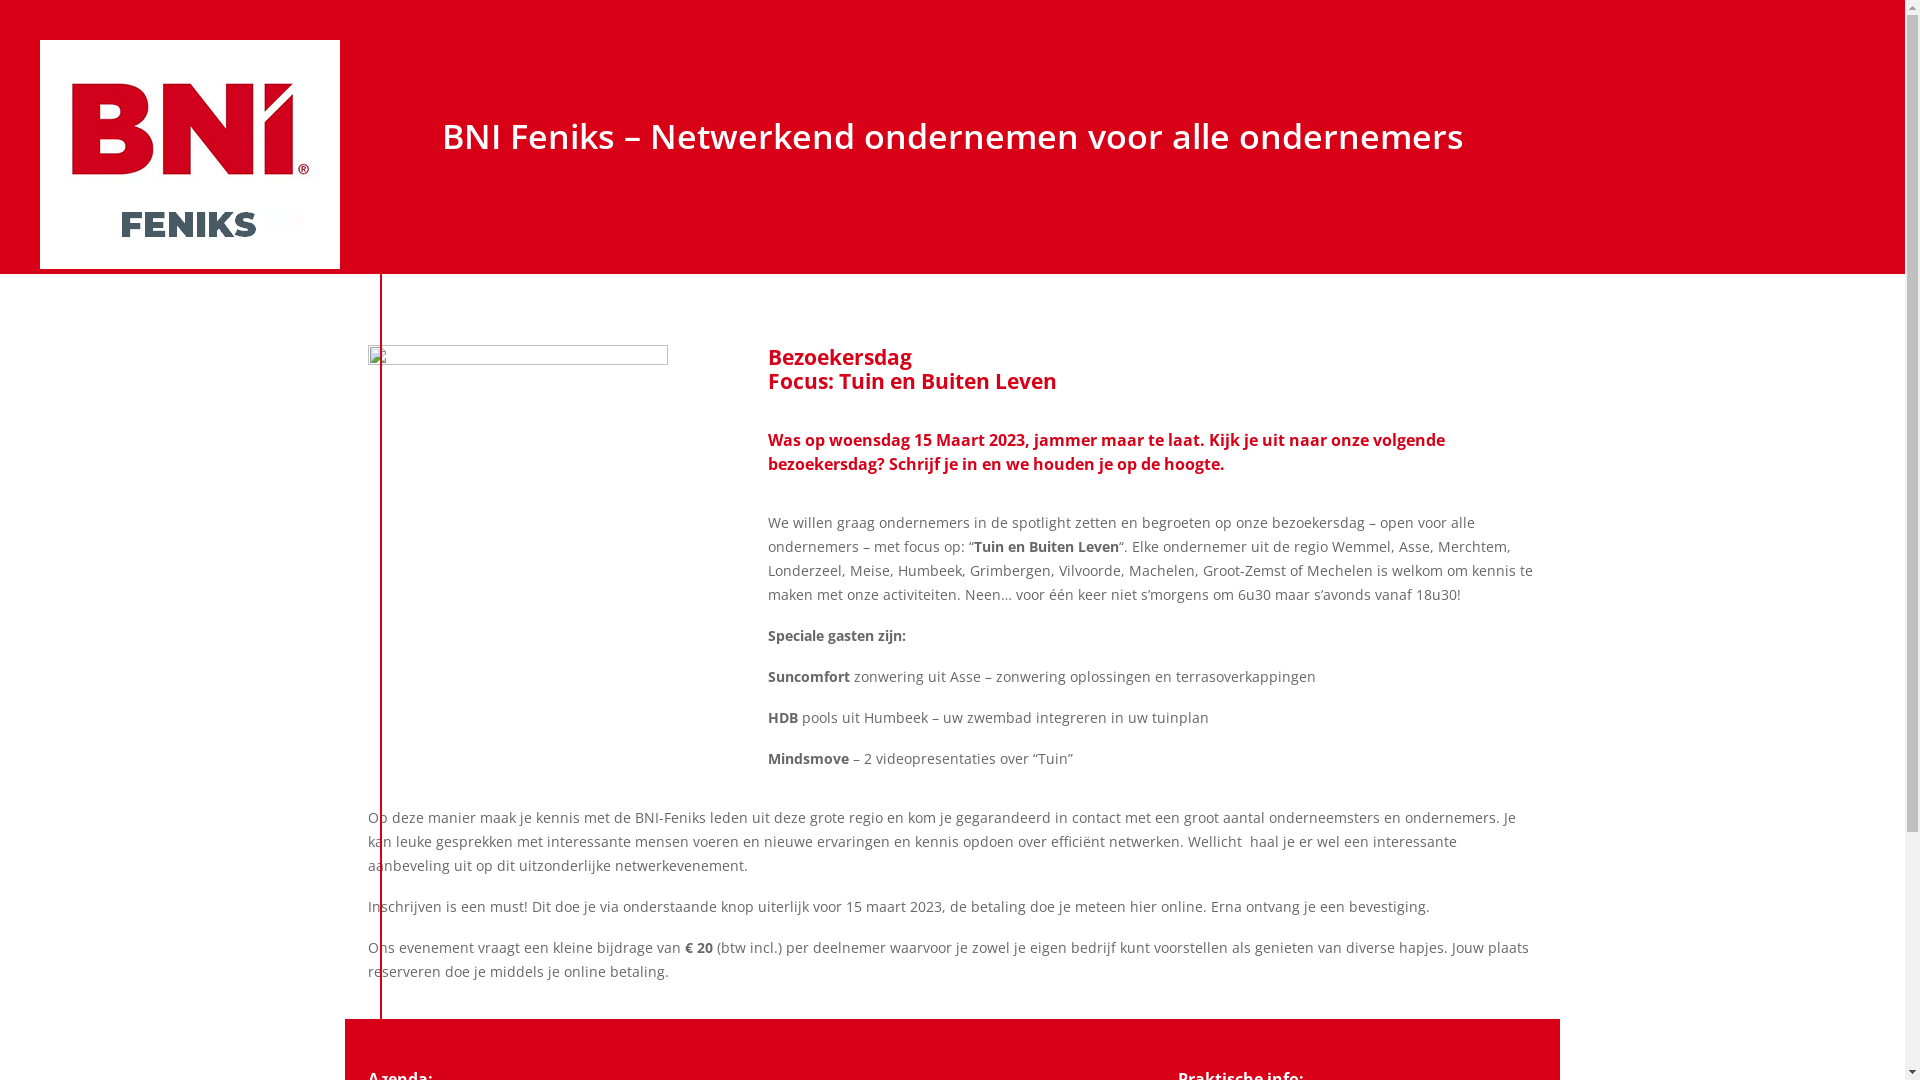  What do you see at coordinates (190, 153) in the screenshot?
I see `'BNI Feniks'` at bounding box center [190, 153].